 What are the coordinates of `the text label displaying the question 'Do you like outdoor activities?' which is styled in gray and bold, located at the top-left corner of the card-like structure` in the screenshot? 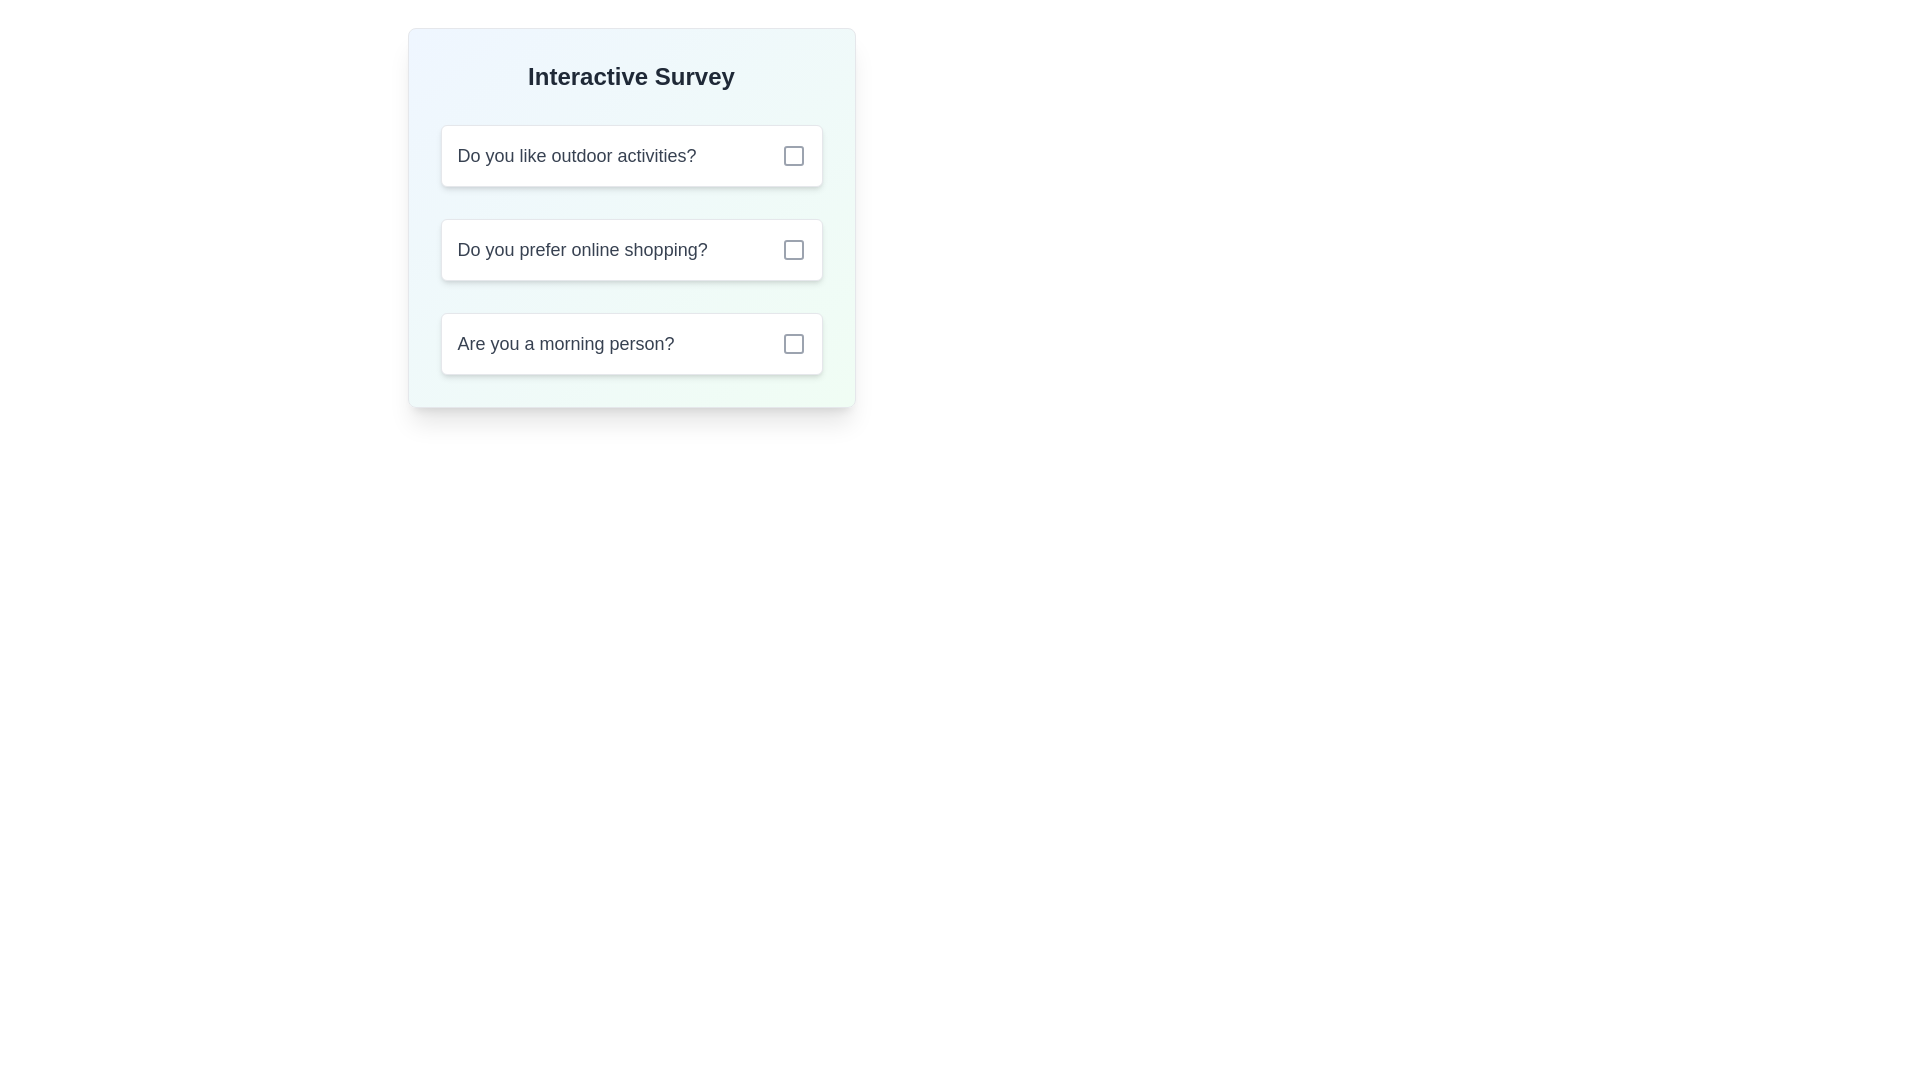 It's located at (576, 154).